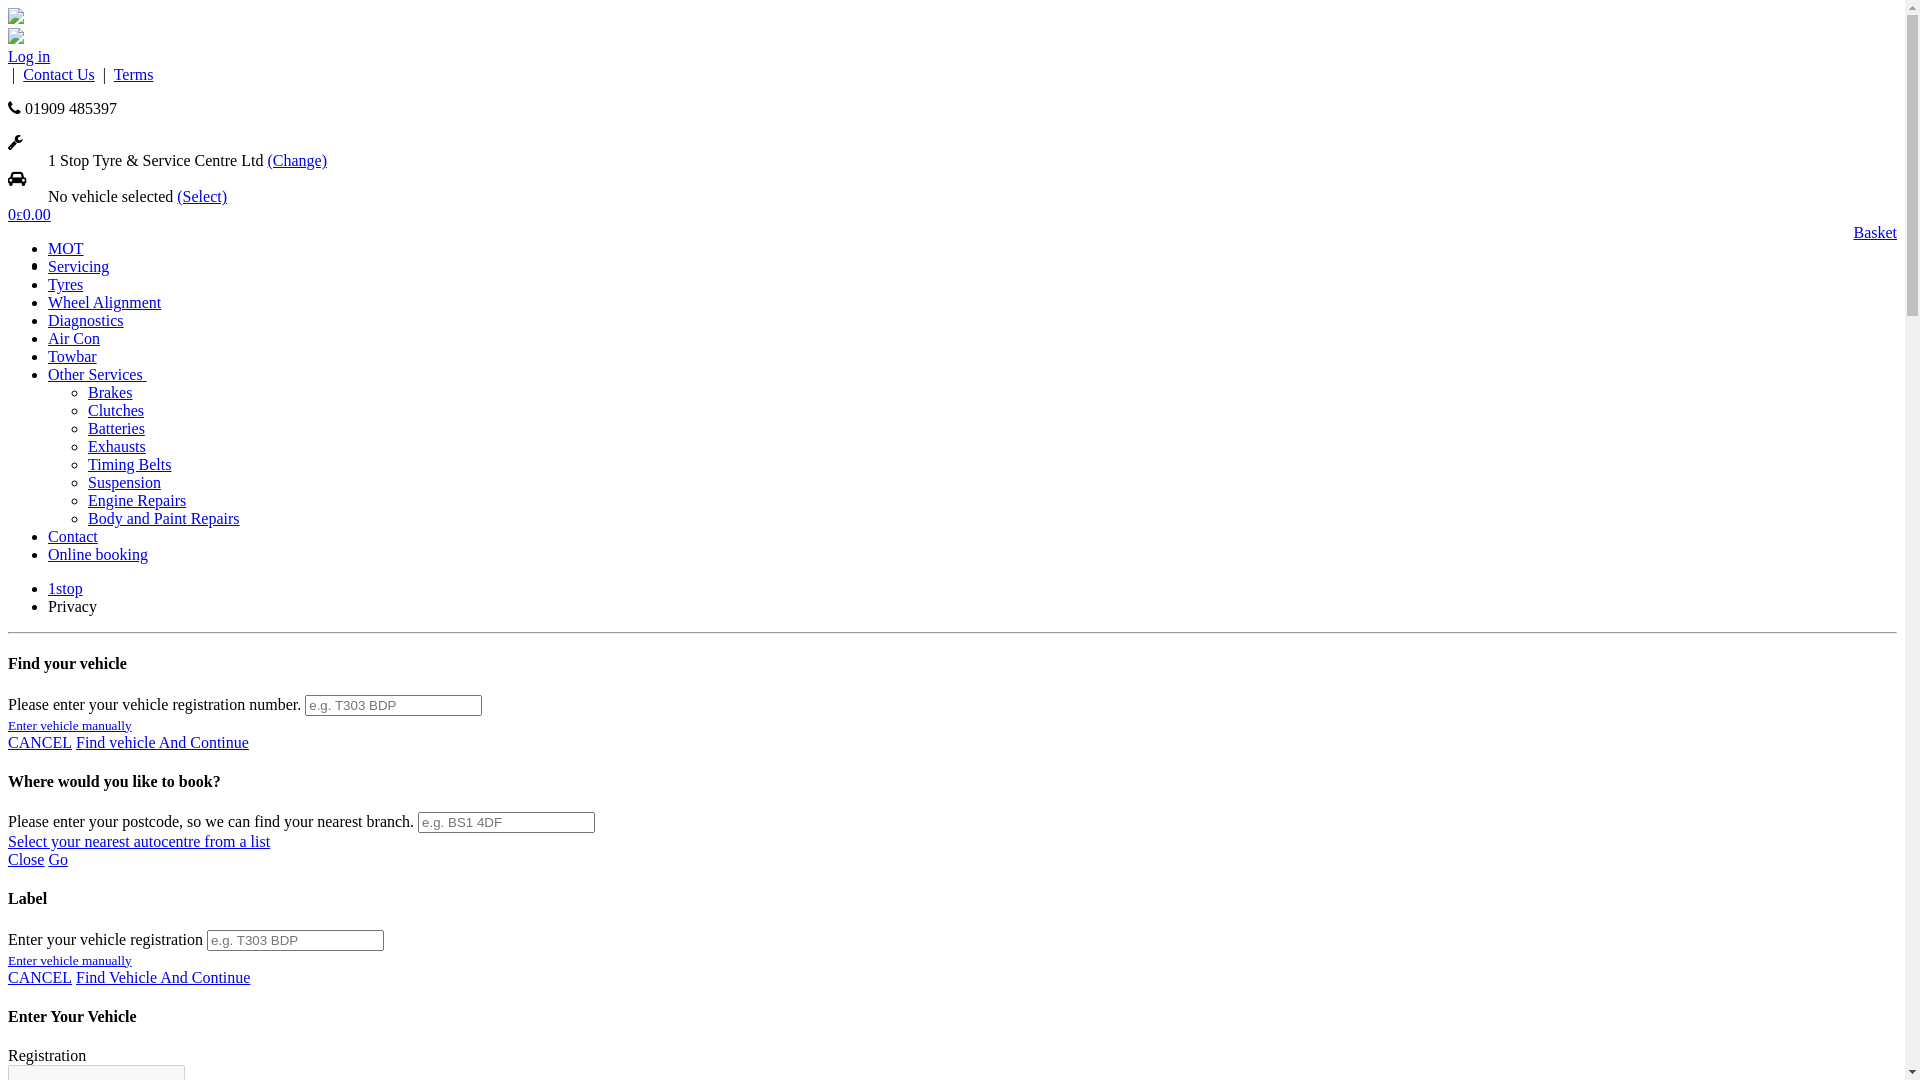  Describe the element at coordinates (78, 265) in the screenshot. I see `'Servicing'` at that location.